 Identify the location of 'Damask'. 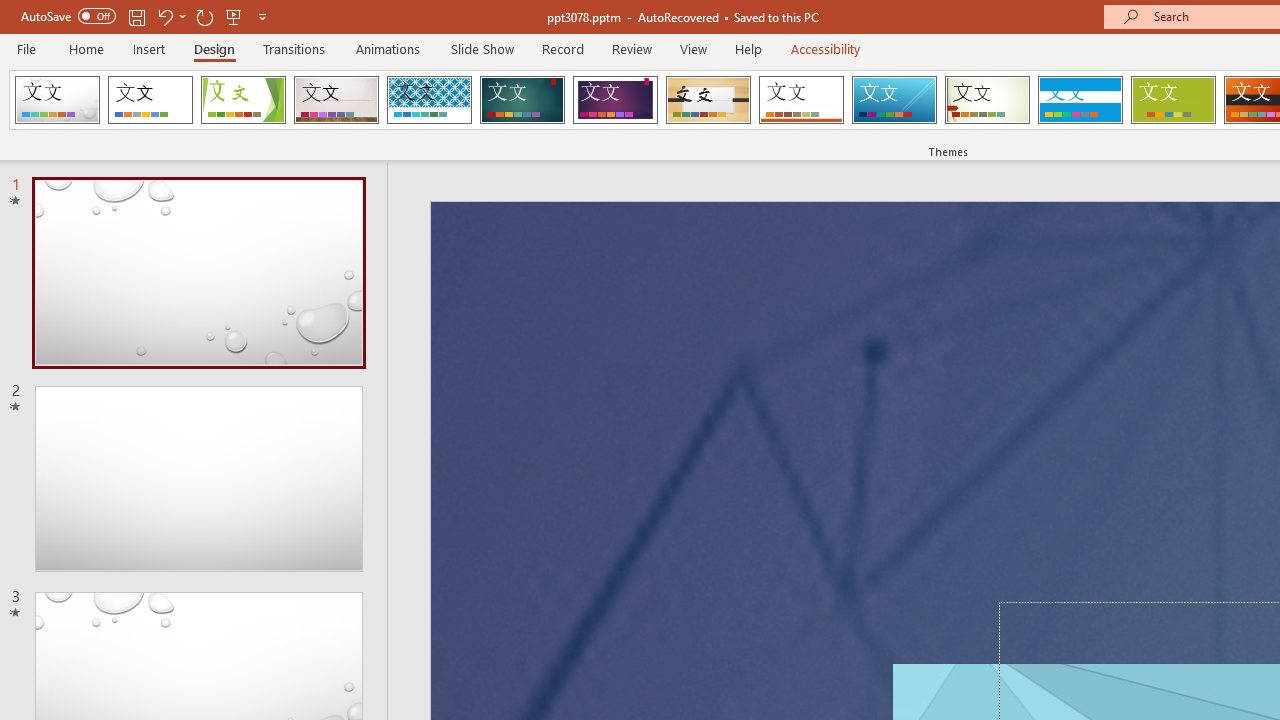
(57, 100).